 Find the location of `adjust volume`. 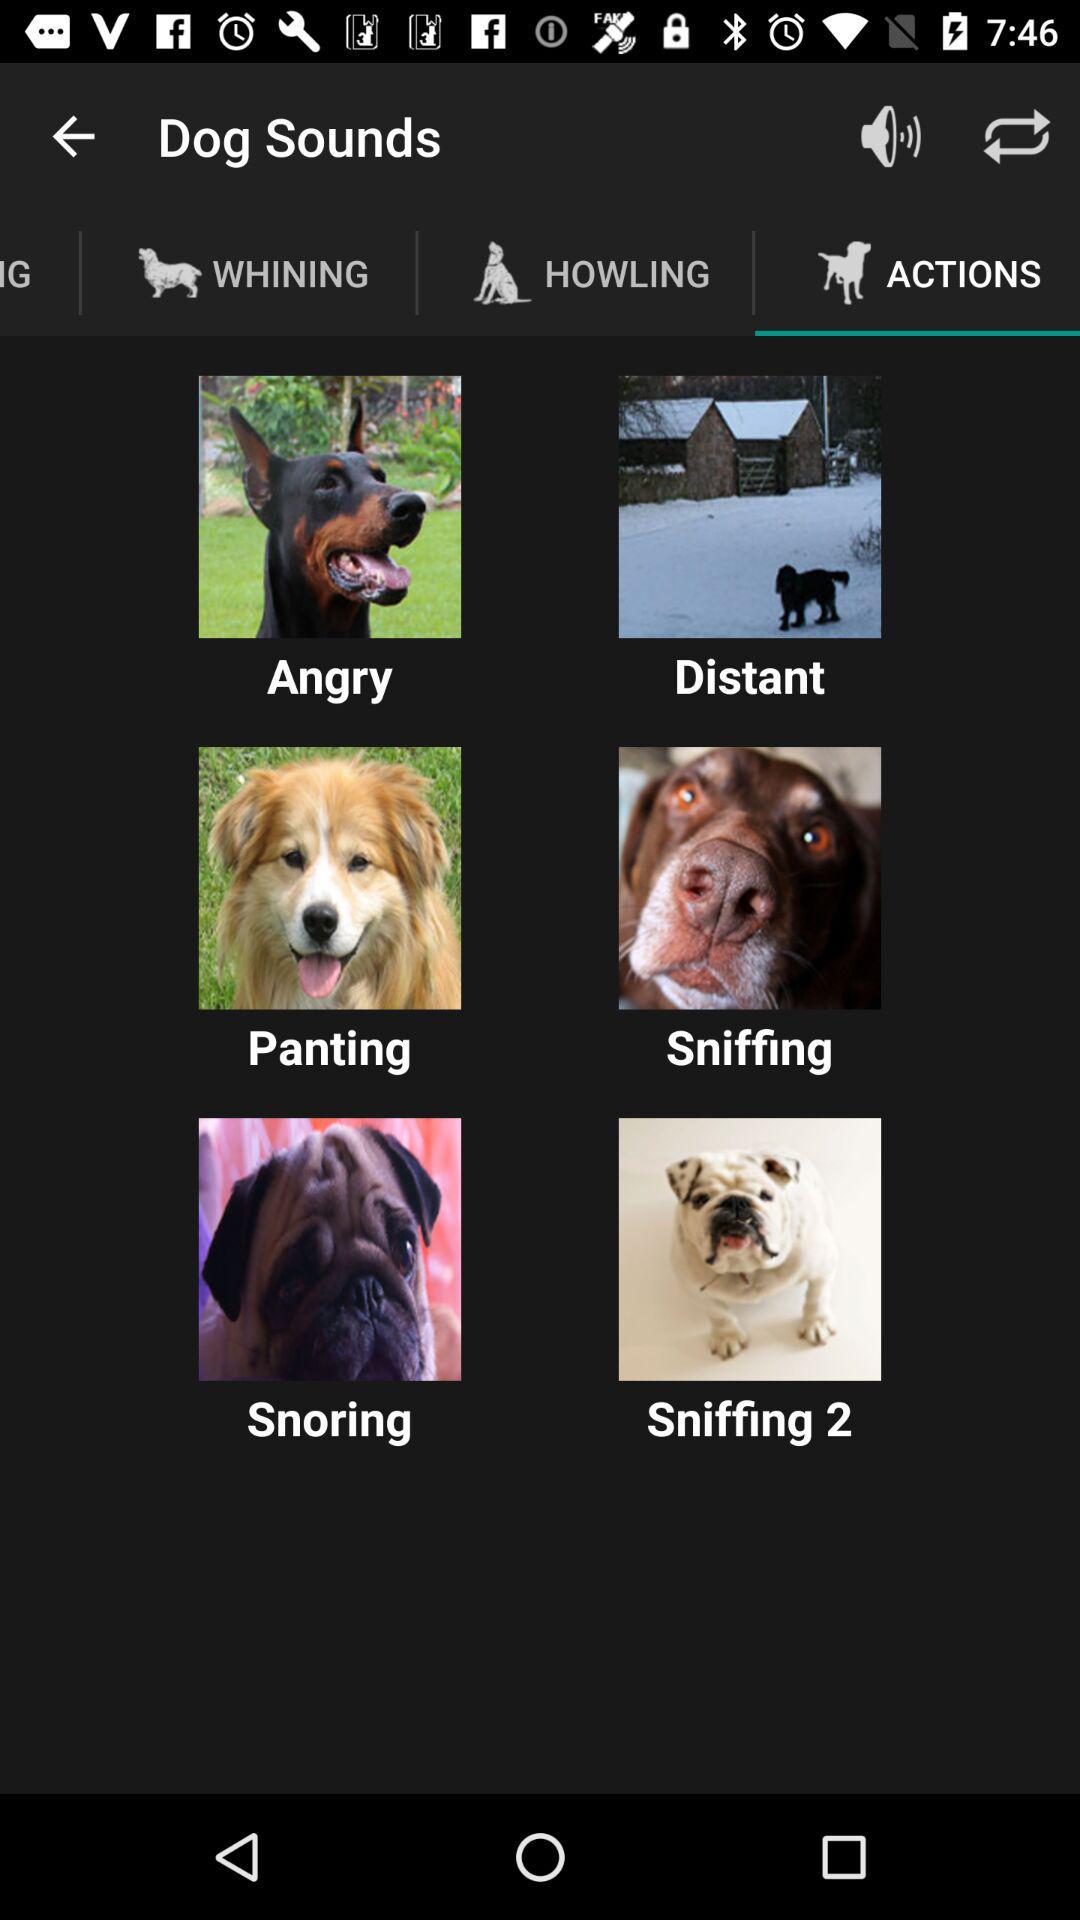

adjust volume is located at coordinates (890, 135).